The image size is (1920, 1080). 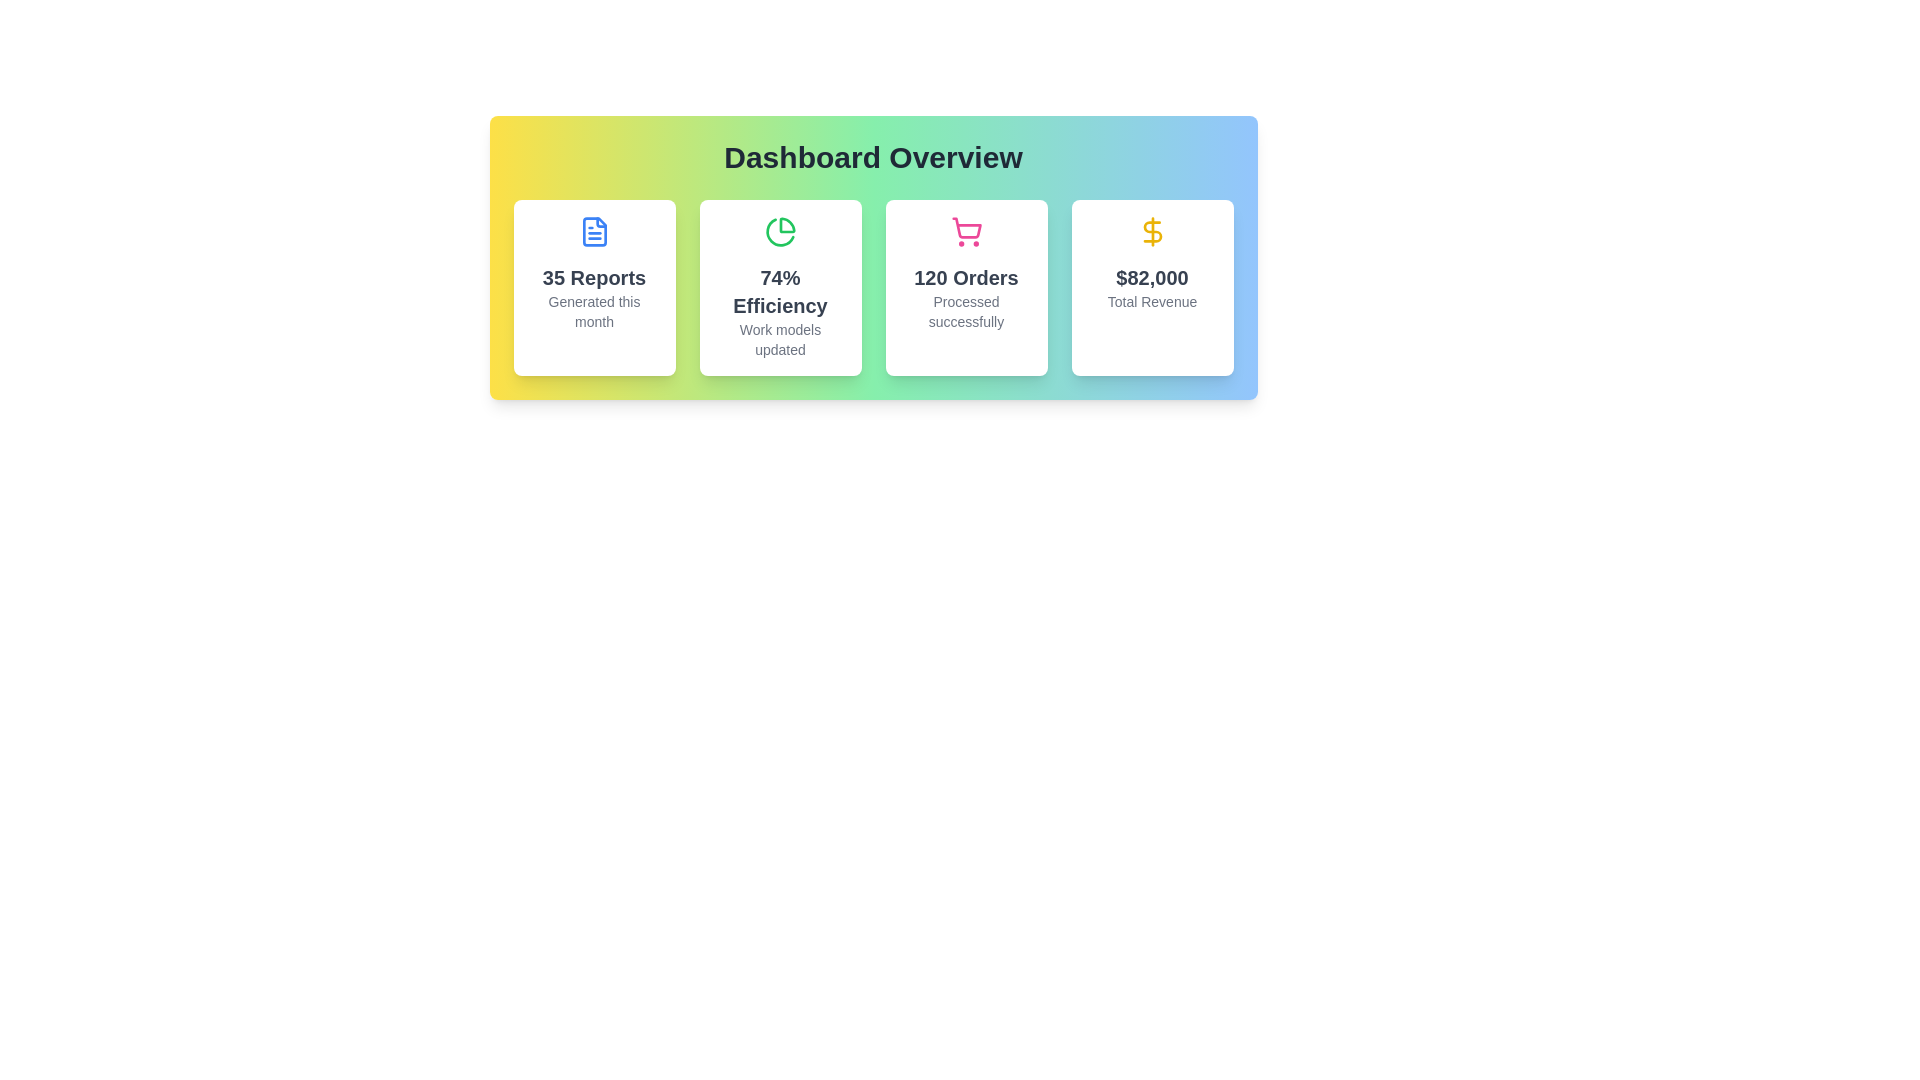 What do you see at coordinates (593, 312) in the screenshot?
I see `the text label providing additional descriptive information about the 'Reports' metric, located underneath the headline '35 Reports' within the leftmost card` at bounding box center [593, 312].